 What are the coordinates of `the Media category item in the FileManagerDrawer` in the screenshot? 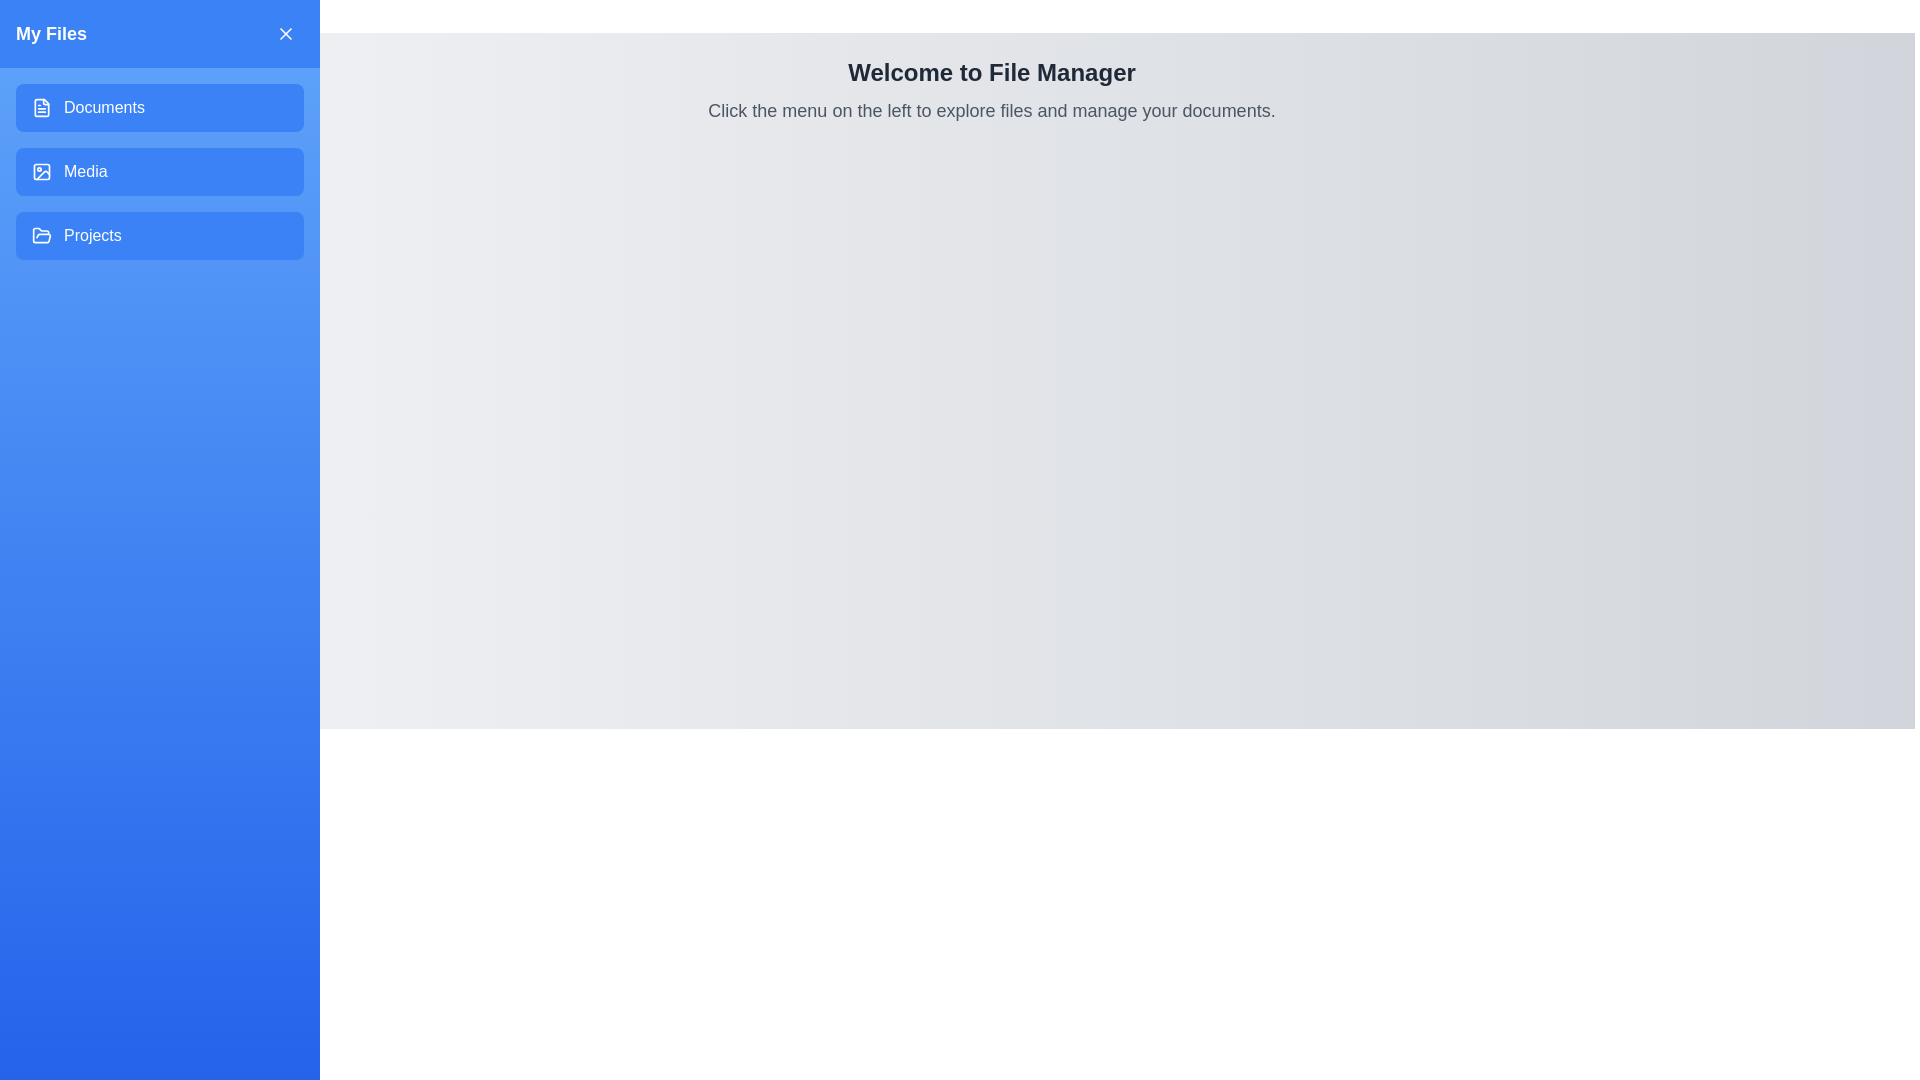 It's located at (158, 171).